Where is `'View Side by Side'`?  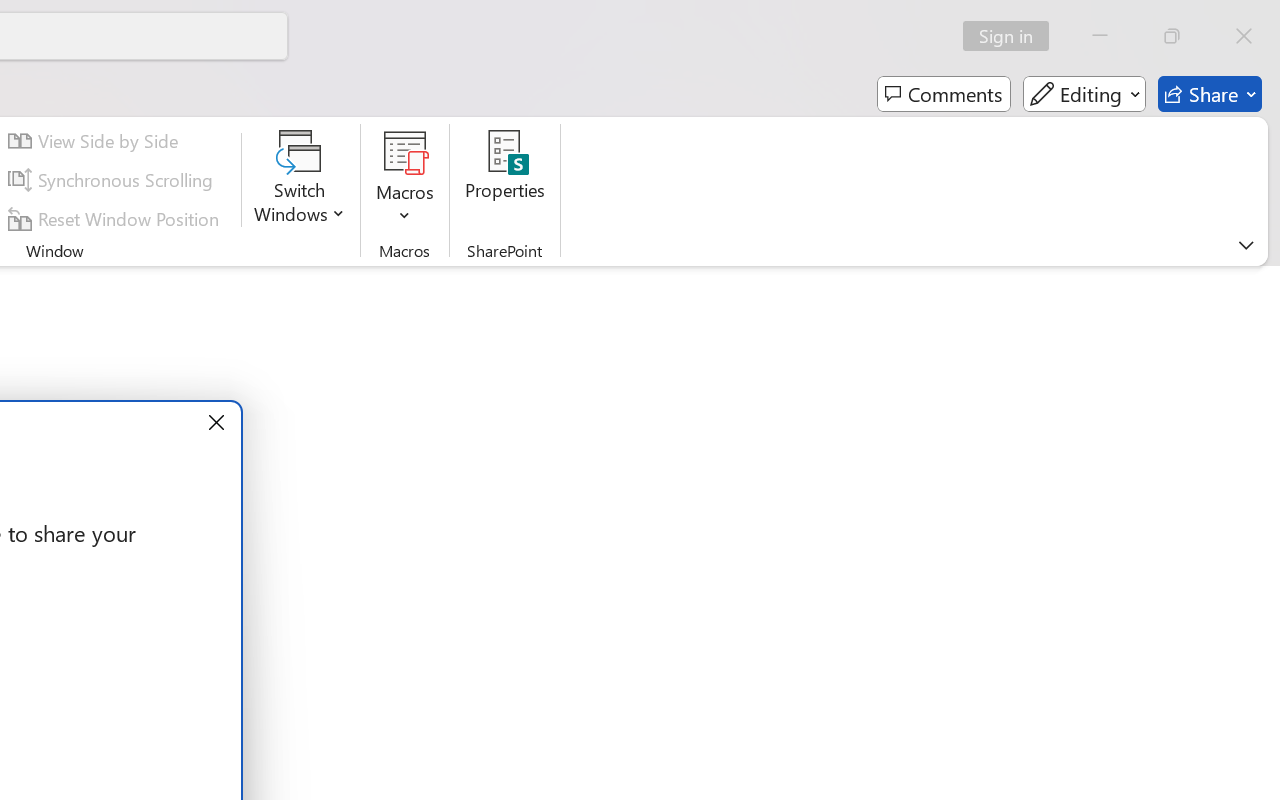 'View Side by Side' is located at coordinates (95, 141).